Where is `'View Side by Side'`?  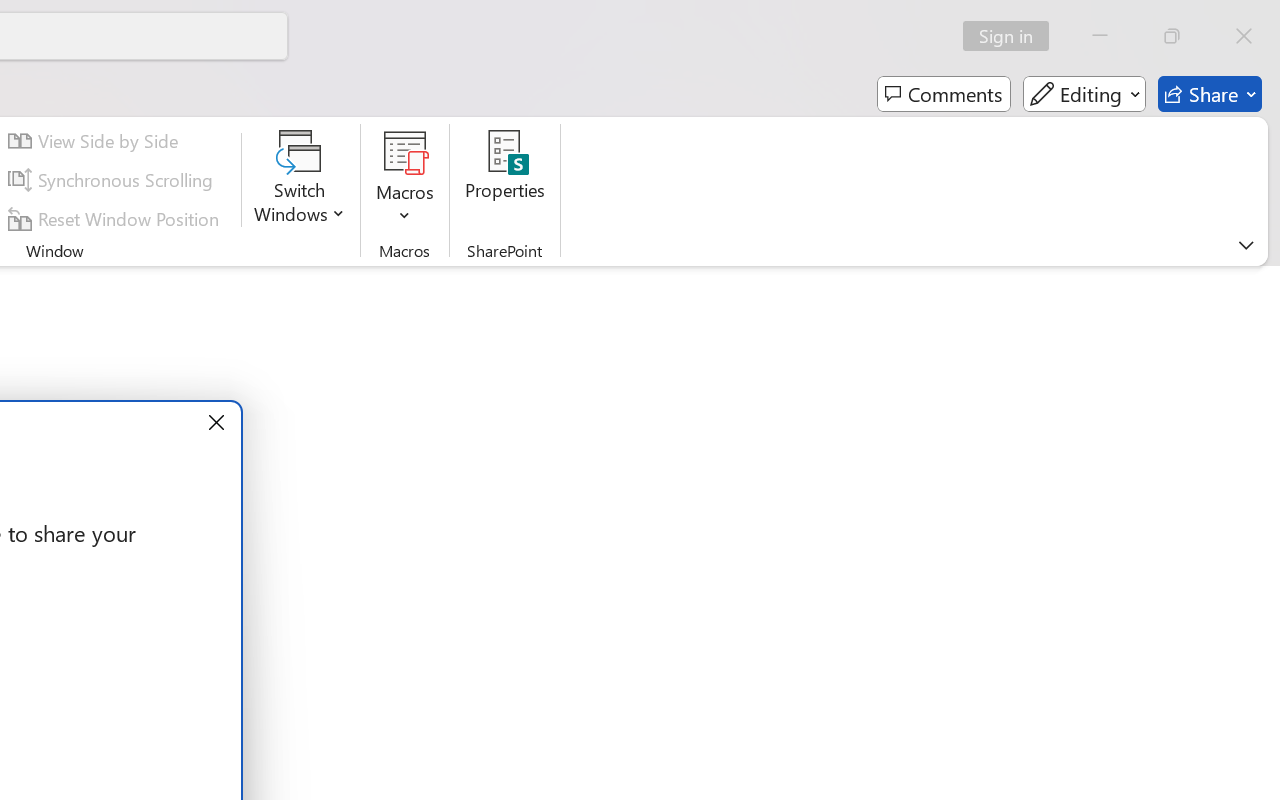 'View Side by Side' is located at coordinates (95, 141).